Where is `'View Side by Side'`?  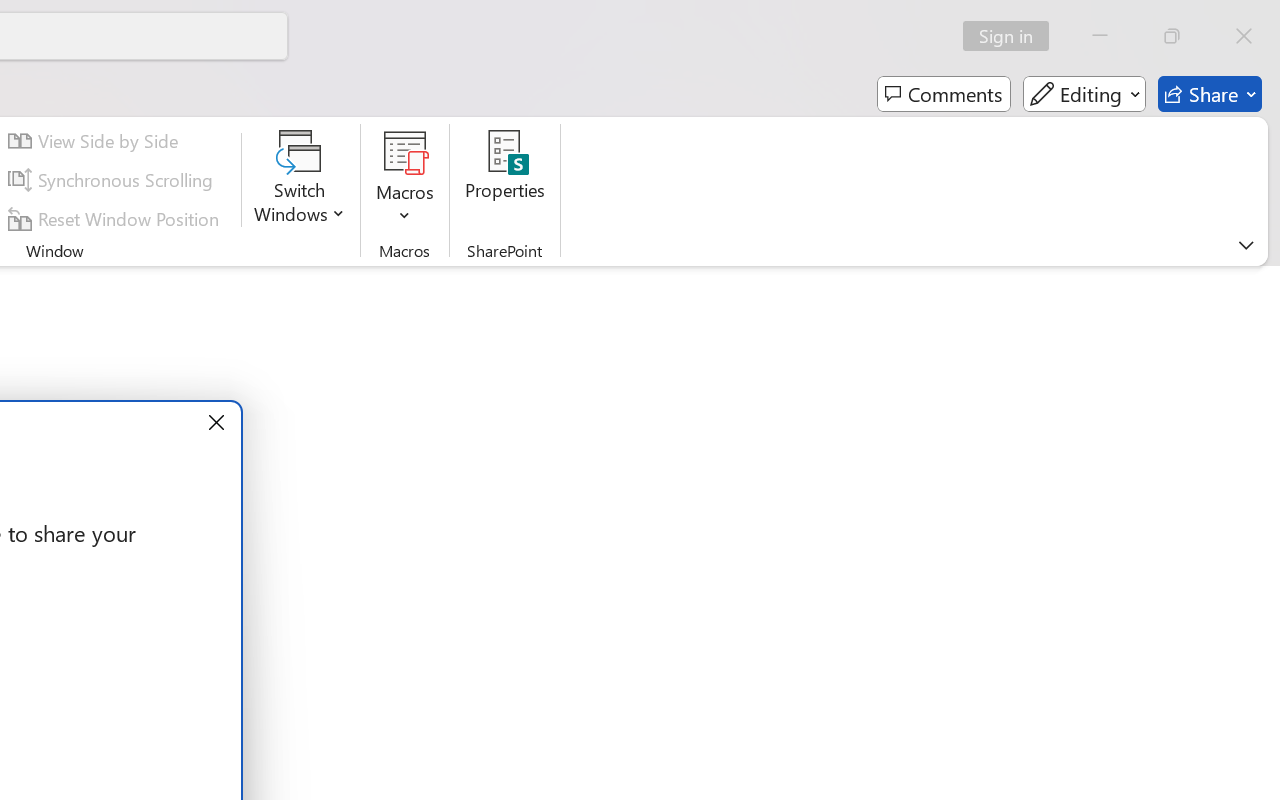 'View Side by Side' is located at coordinates (95, 141).